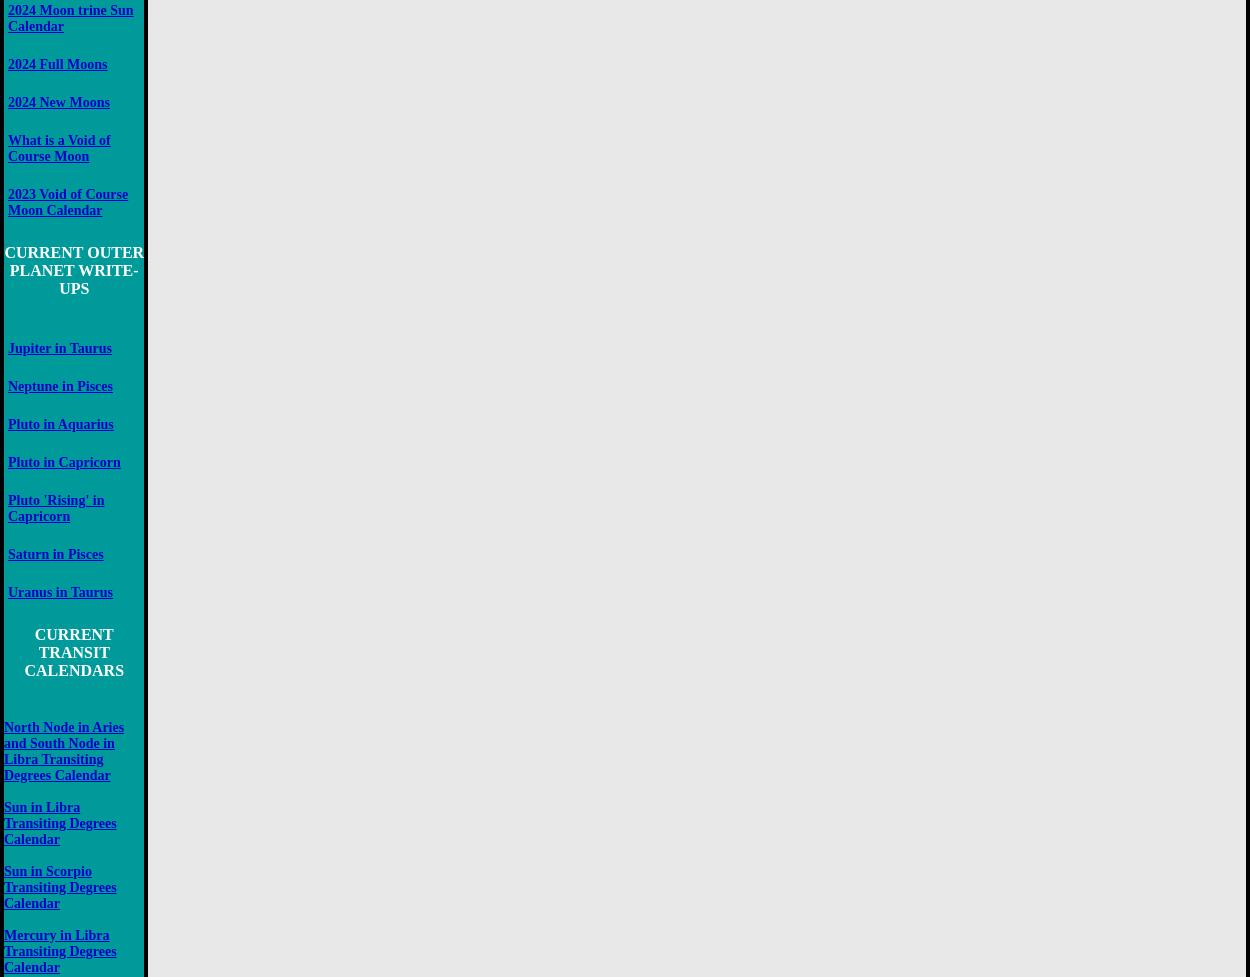  I want to click on 'CALENDARS', so click(73, 670).